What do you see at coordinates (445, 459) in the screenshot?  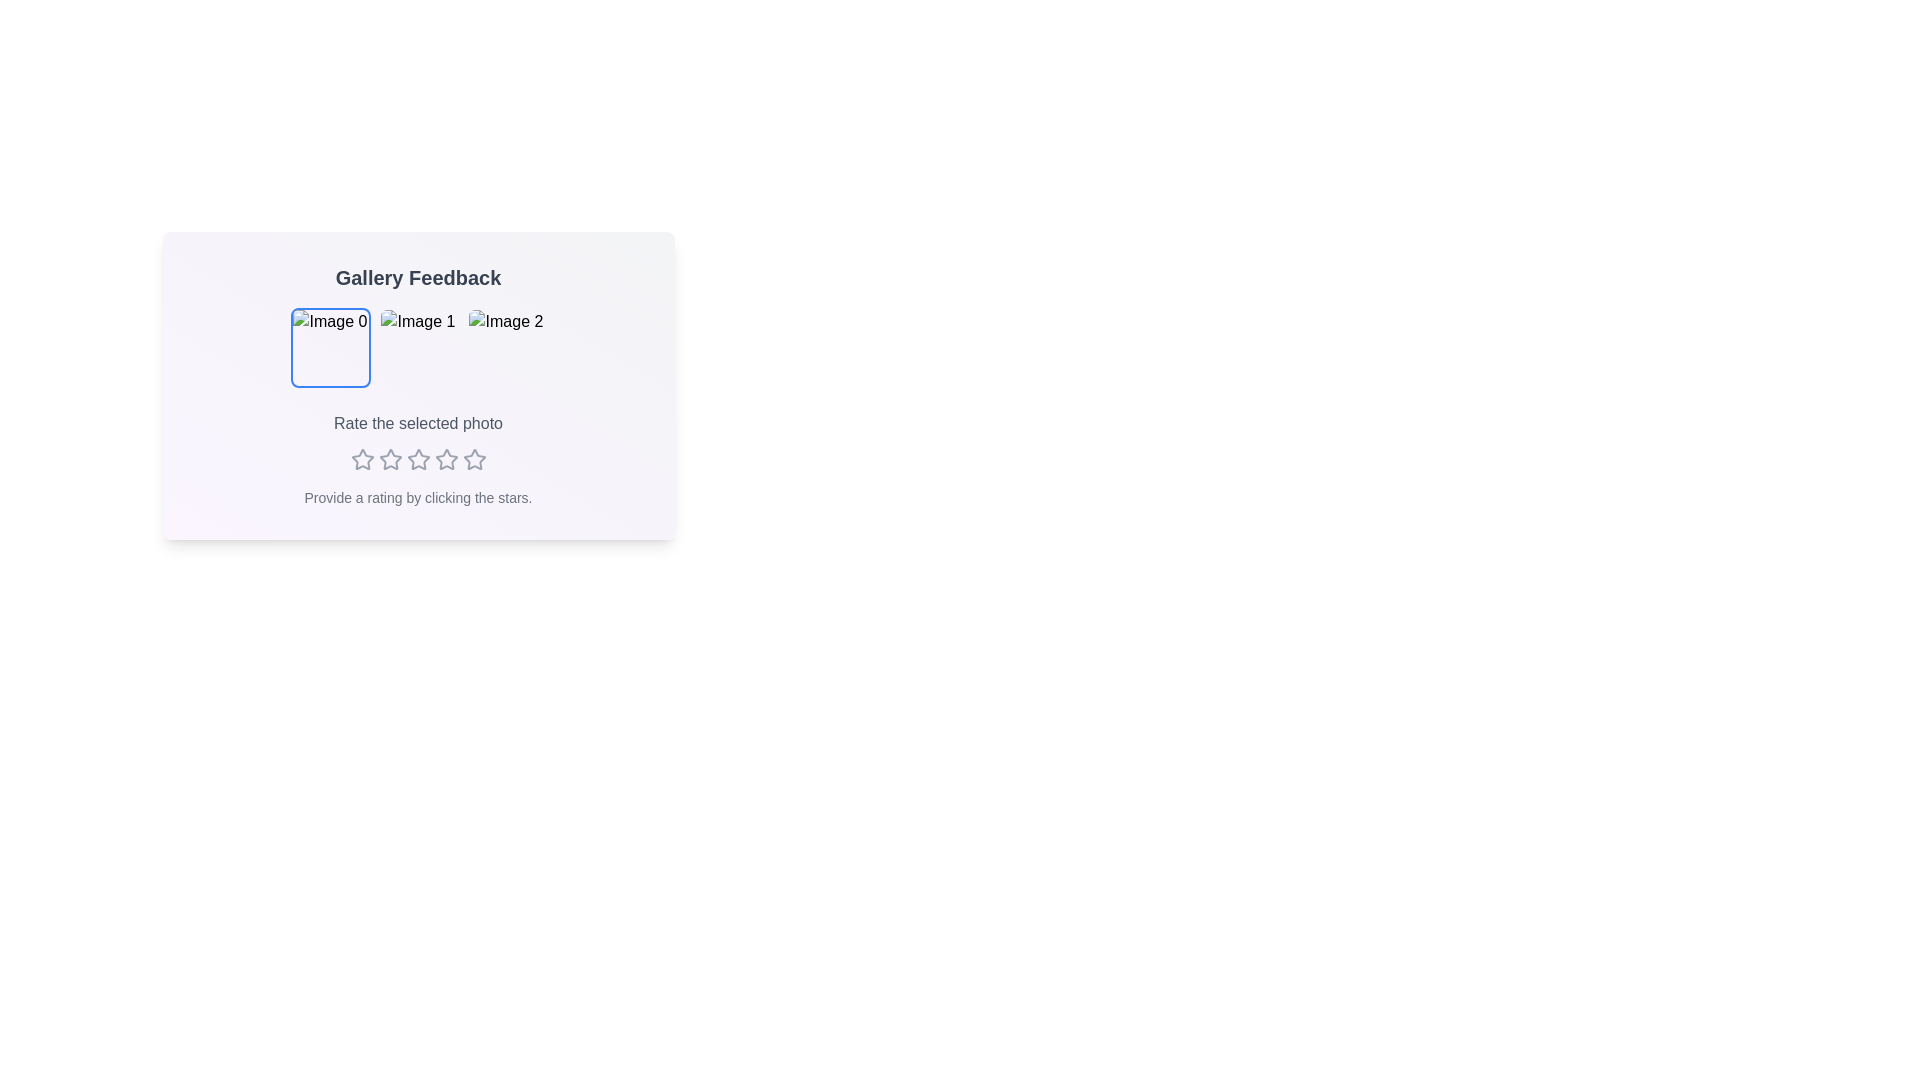 I see `the fifth star in a horizontal row of six stars to rate the selected photo` at bounding box center [445, 459].